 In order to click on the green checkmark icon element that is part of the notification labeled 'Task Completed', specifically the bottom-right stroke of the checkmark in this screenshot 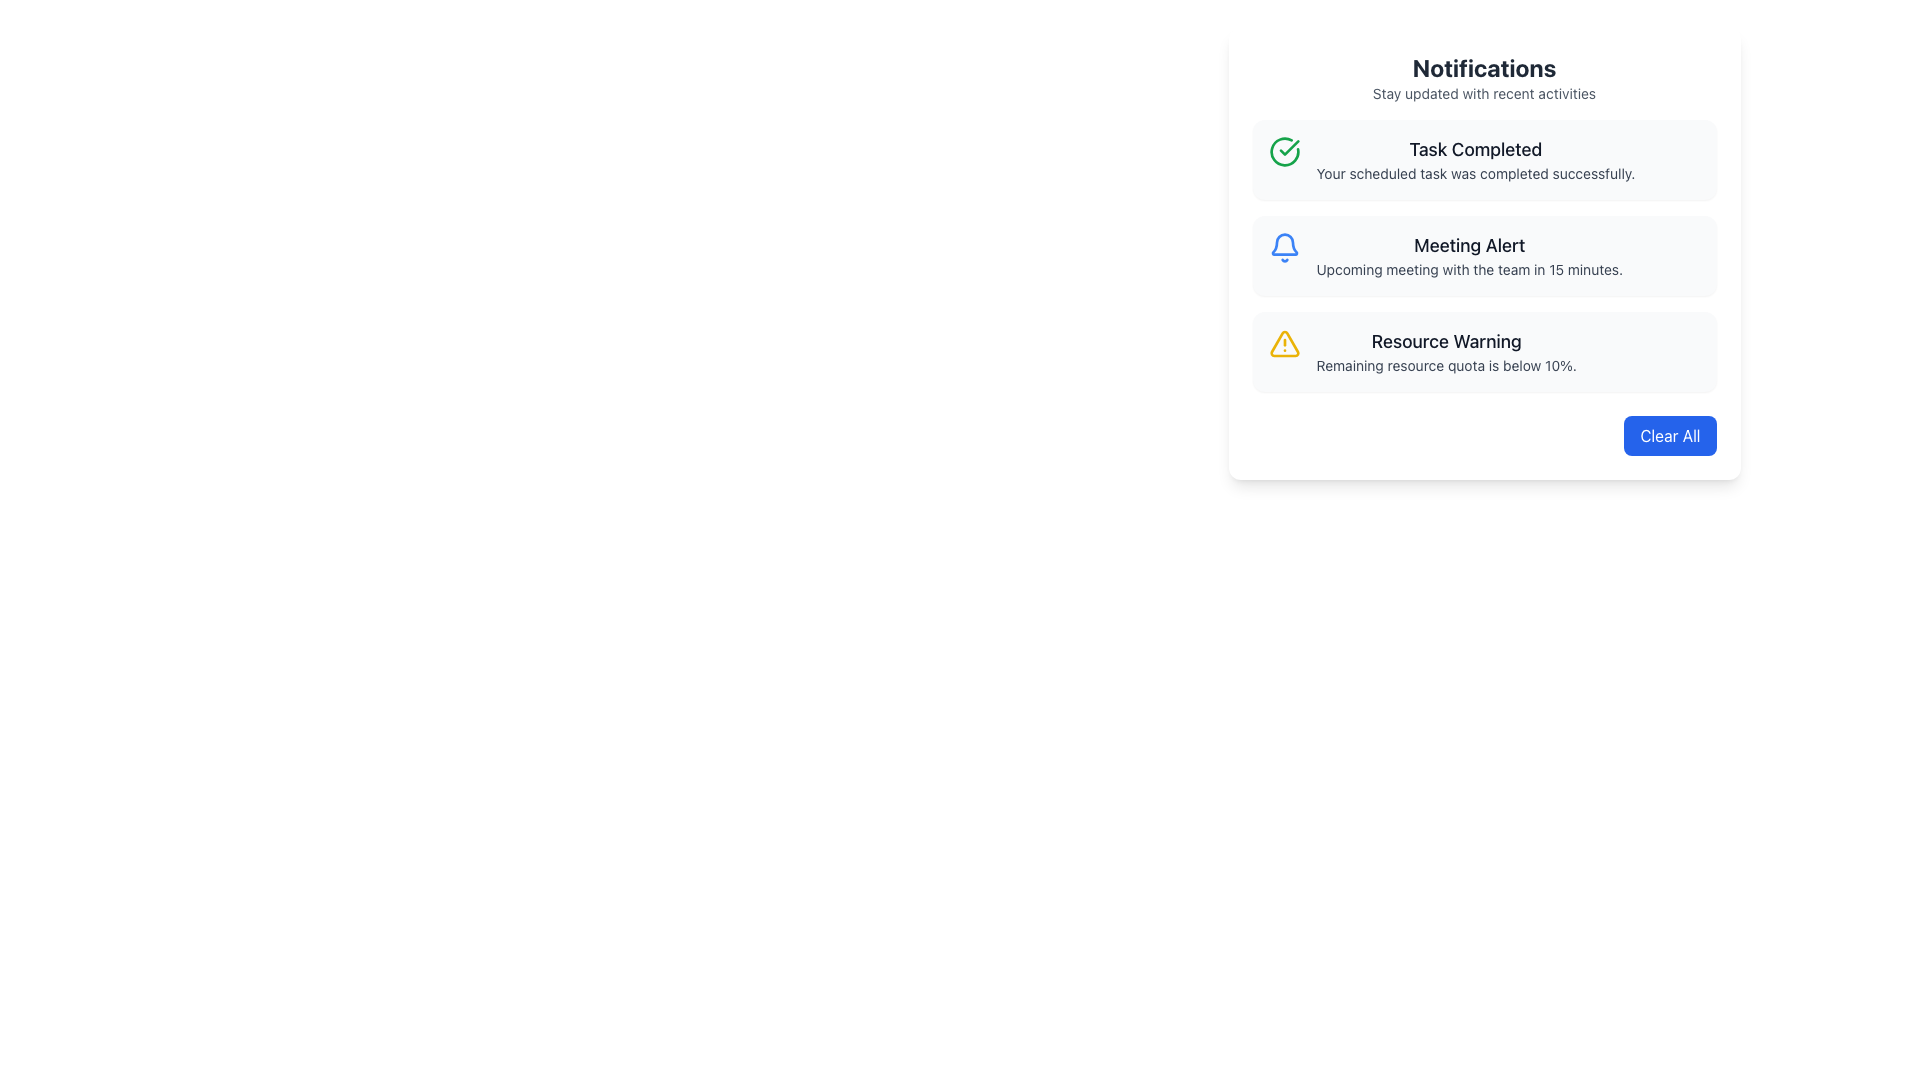, I will do `click(1289, 146)`.